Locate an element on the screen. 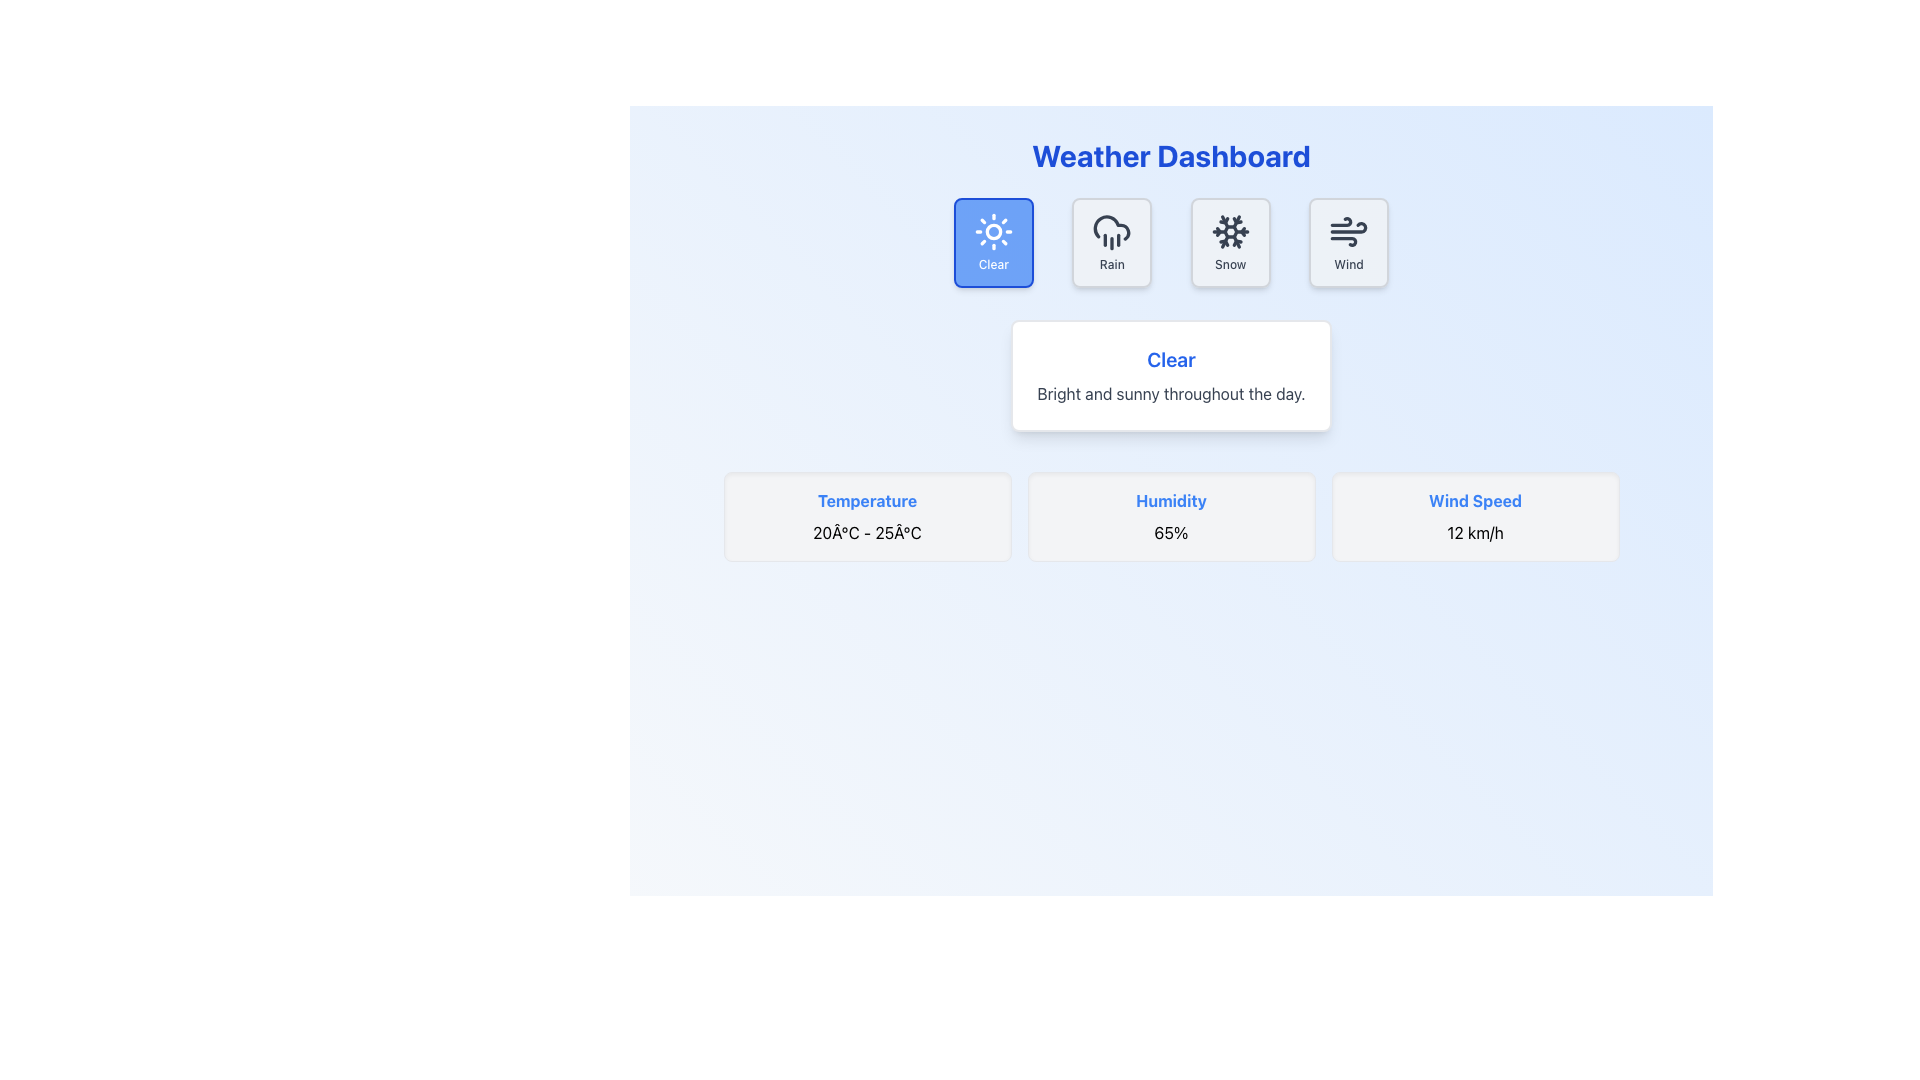 This screenshot has height=1080, width=1920. the Information display panel that shows 'Humidity' with '65%' below it, which is the second panel in a horizontal group of three at the bottom of the dashboard interface is located at coordinates (1171, 515).